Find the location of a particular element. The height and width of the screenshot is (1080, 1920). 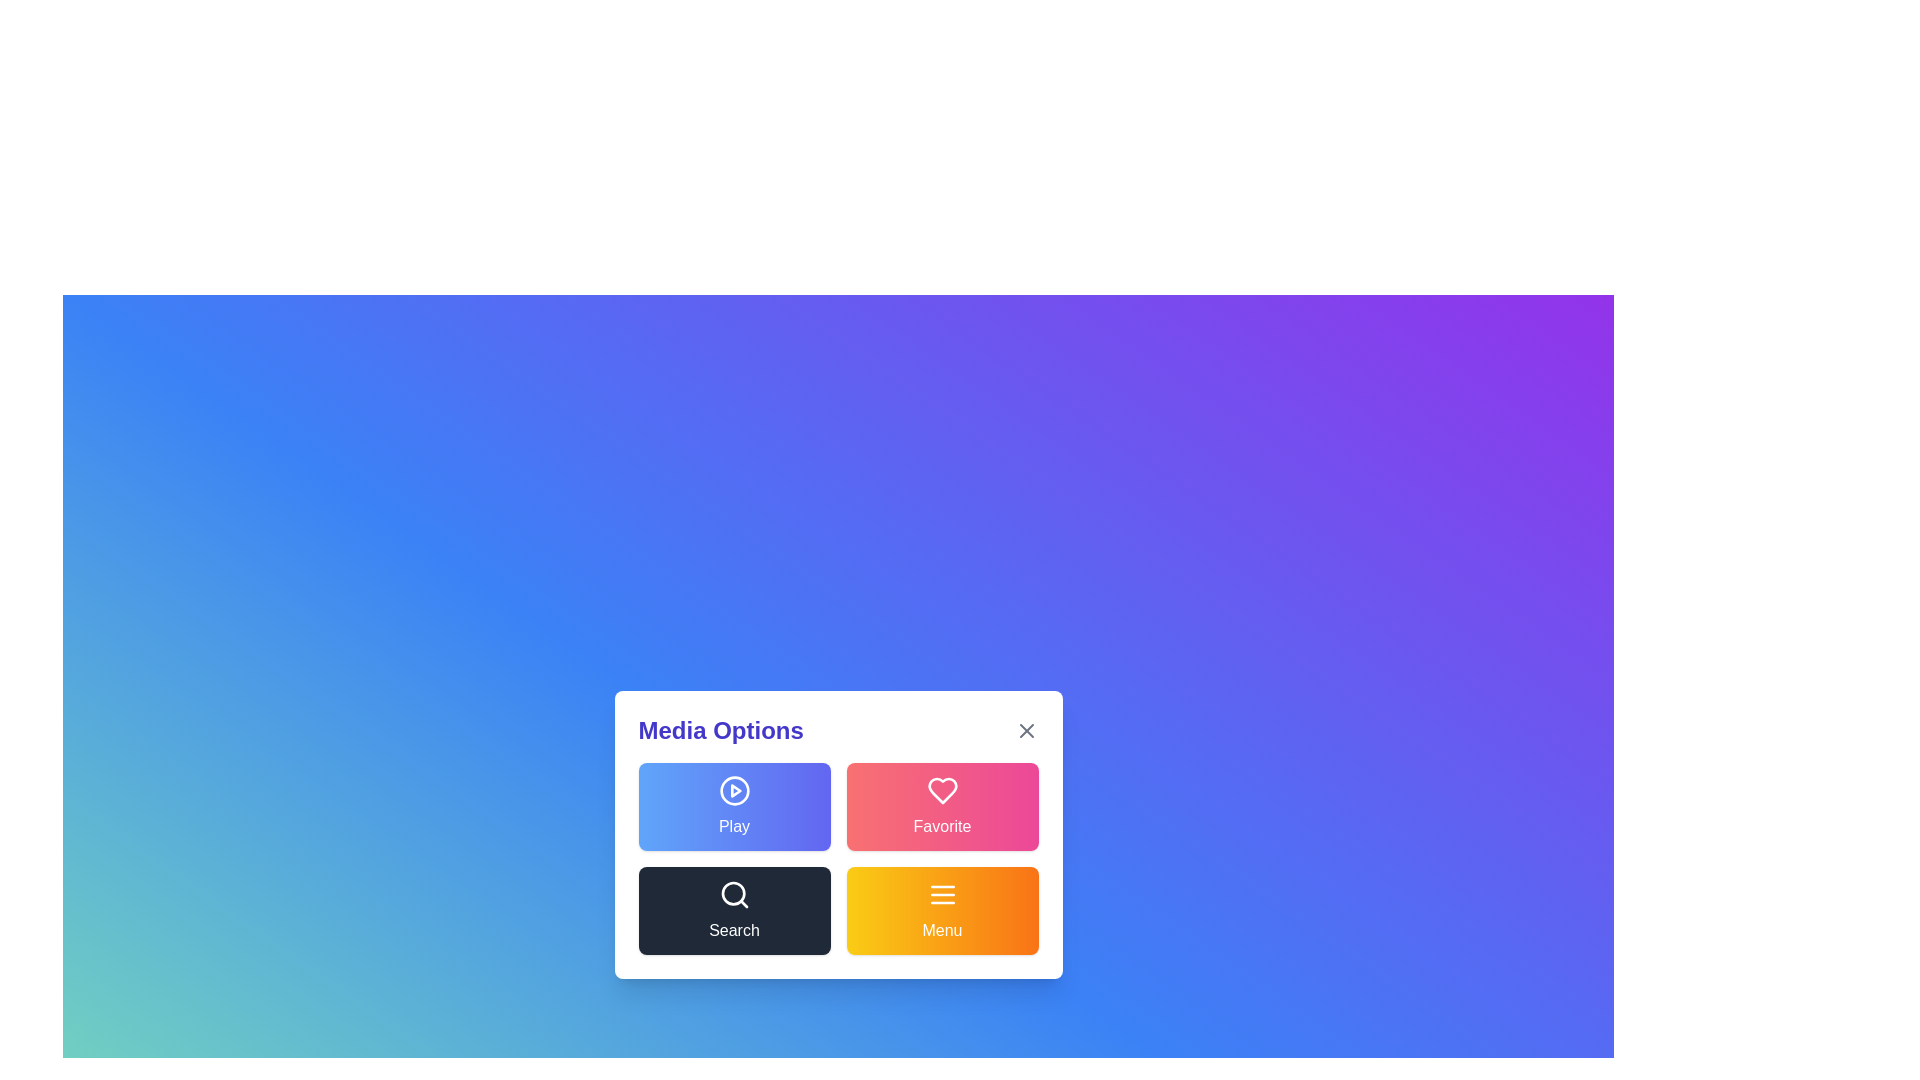

the text label header at the upper left of the modal window, which categorizes the content below and is positioned above the four large buttons is located at coordinates (720, 731).